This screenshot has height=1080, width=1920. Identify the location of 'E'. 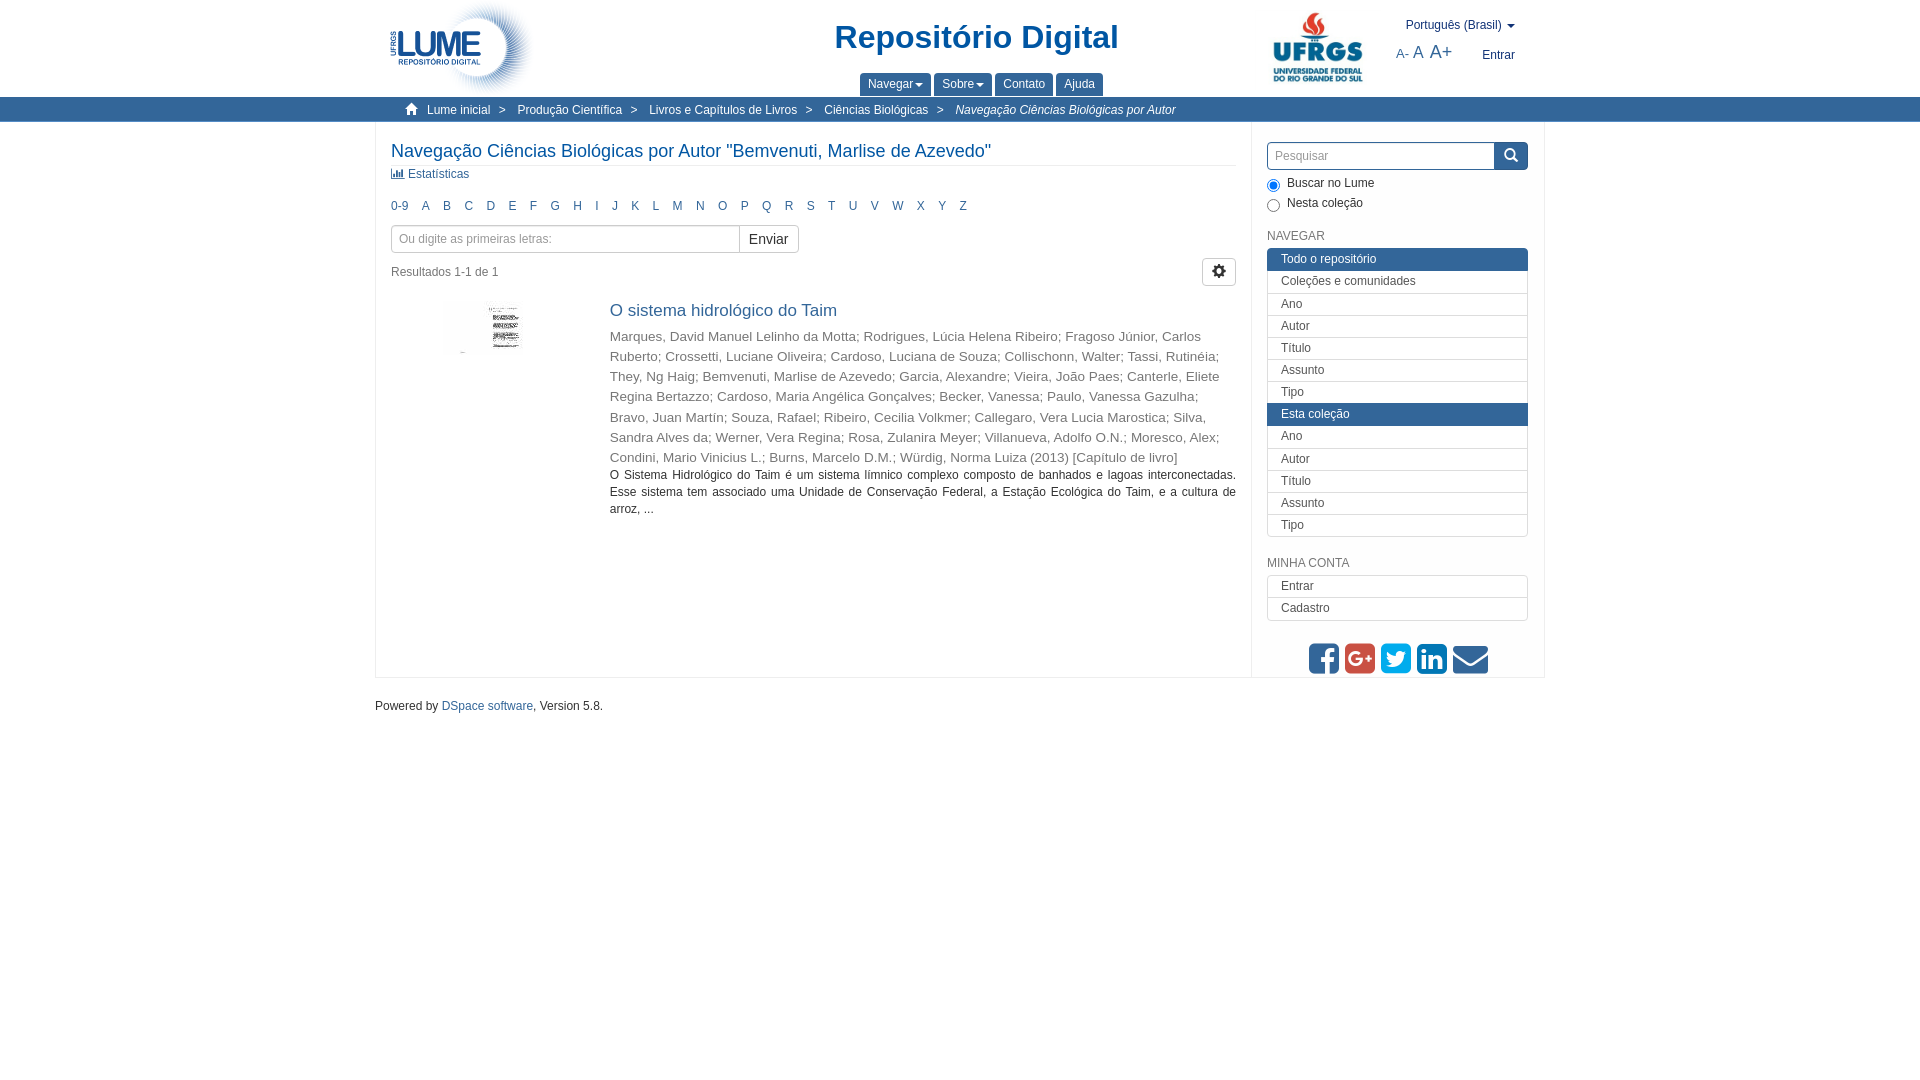
(512, 205).